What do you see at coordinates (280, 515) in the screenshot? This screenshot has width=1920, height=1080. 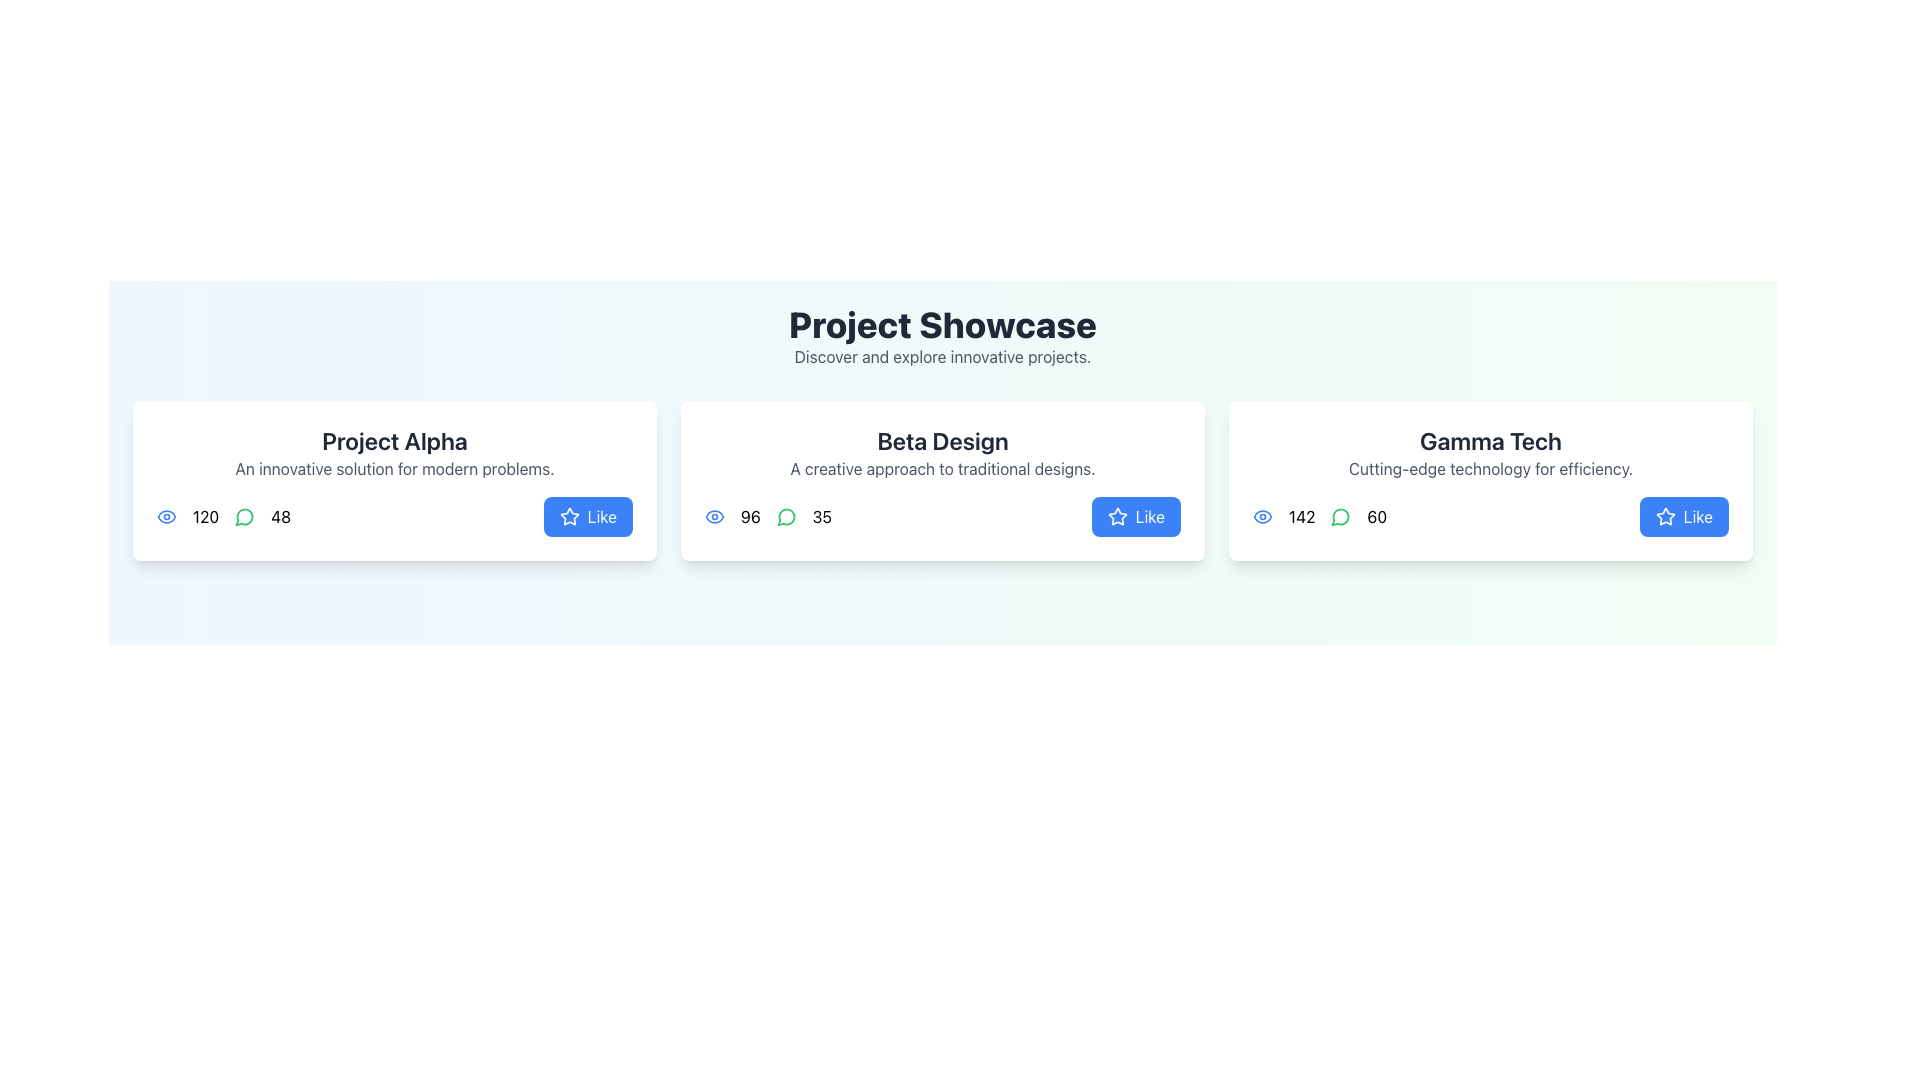 I see `the numeric text label displaying '48', which is positioned to the far right among its sibling numeric elements within a horizontal group of metrics` at bounding box center [280, 515].